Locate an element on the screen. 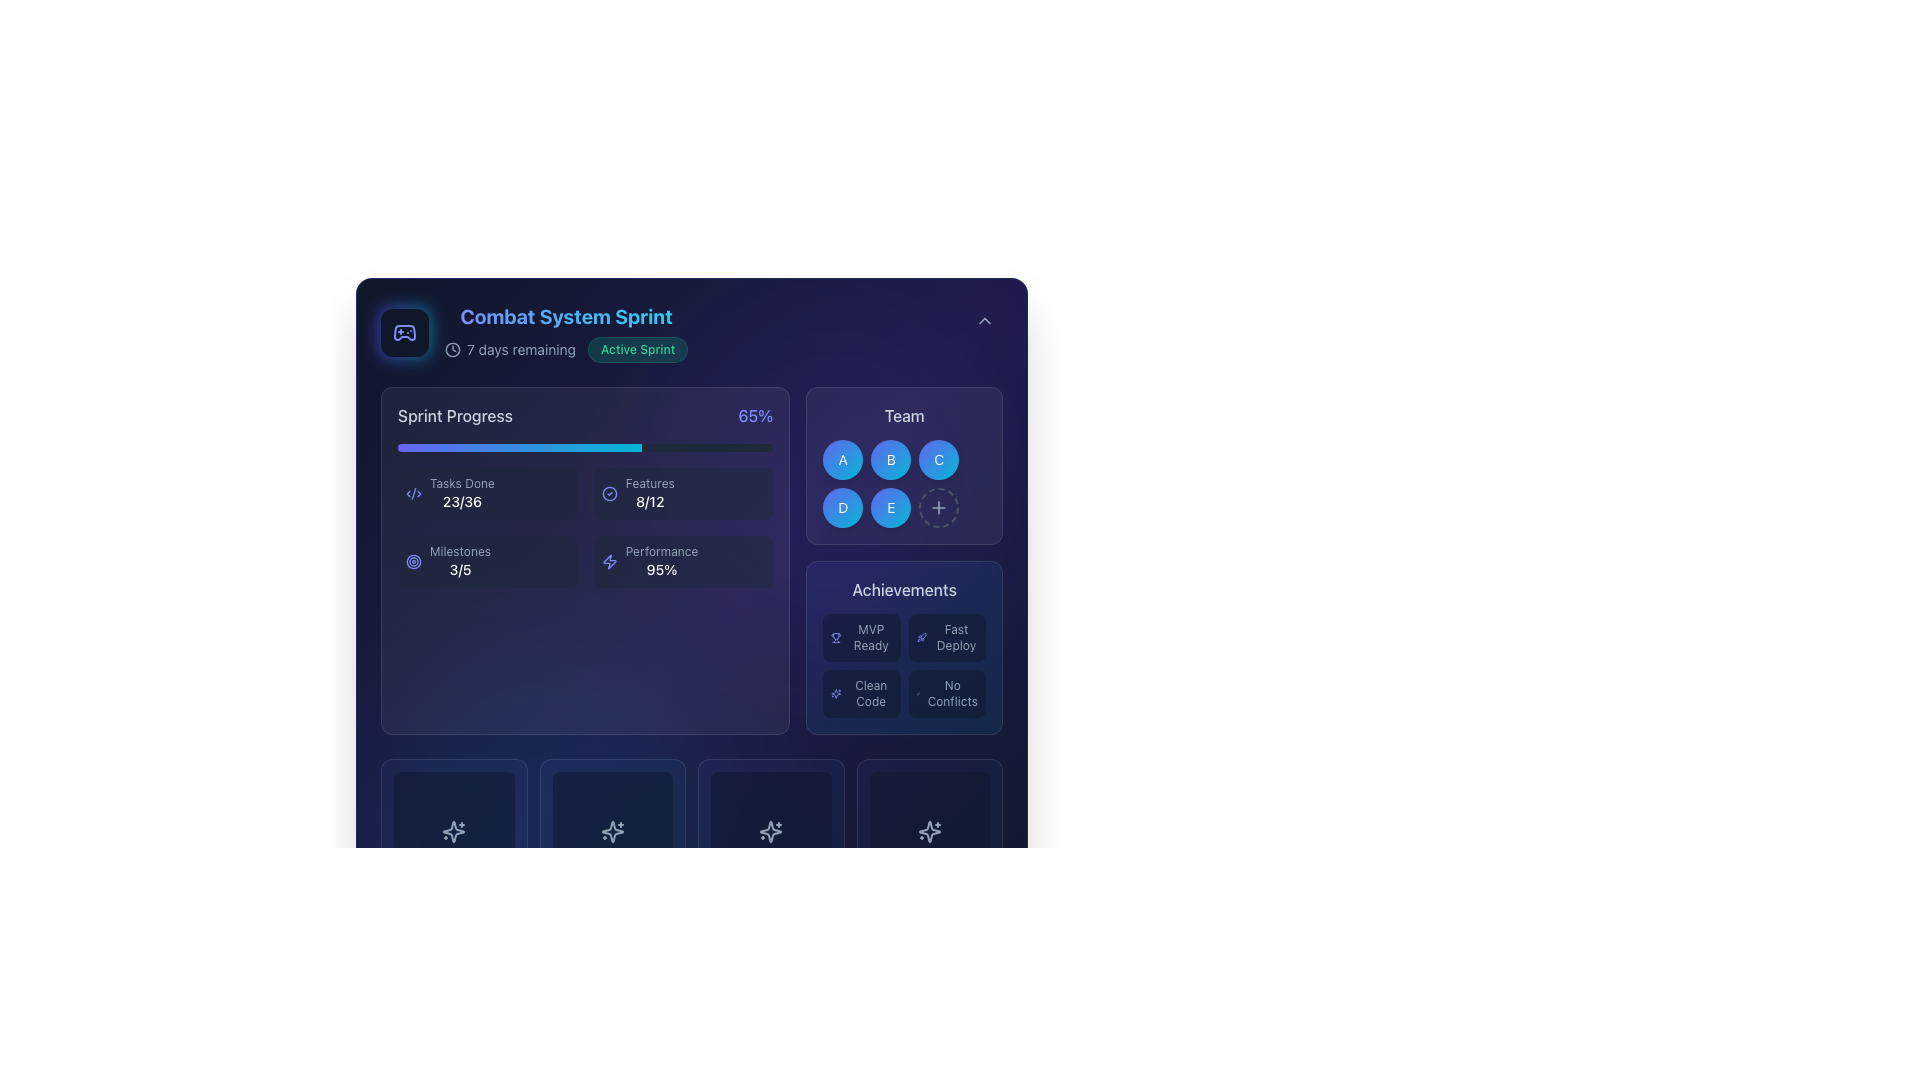 The width and height of the screenshot is (1920, 1080). the gamepad SVG graphic element, which is part of the 'Combat System Sprint' header. This element is characterized by its minimalistic design and modern style, featuring a sleek, solid body with a color scheme that matches the text-indigo-400 hover effect is located at coordinates (403, 331).